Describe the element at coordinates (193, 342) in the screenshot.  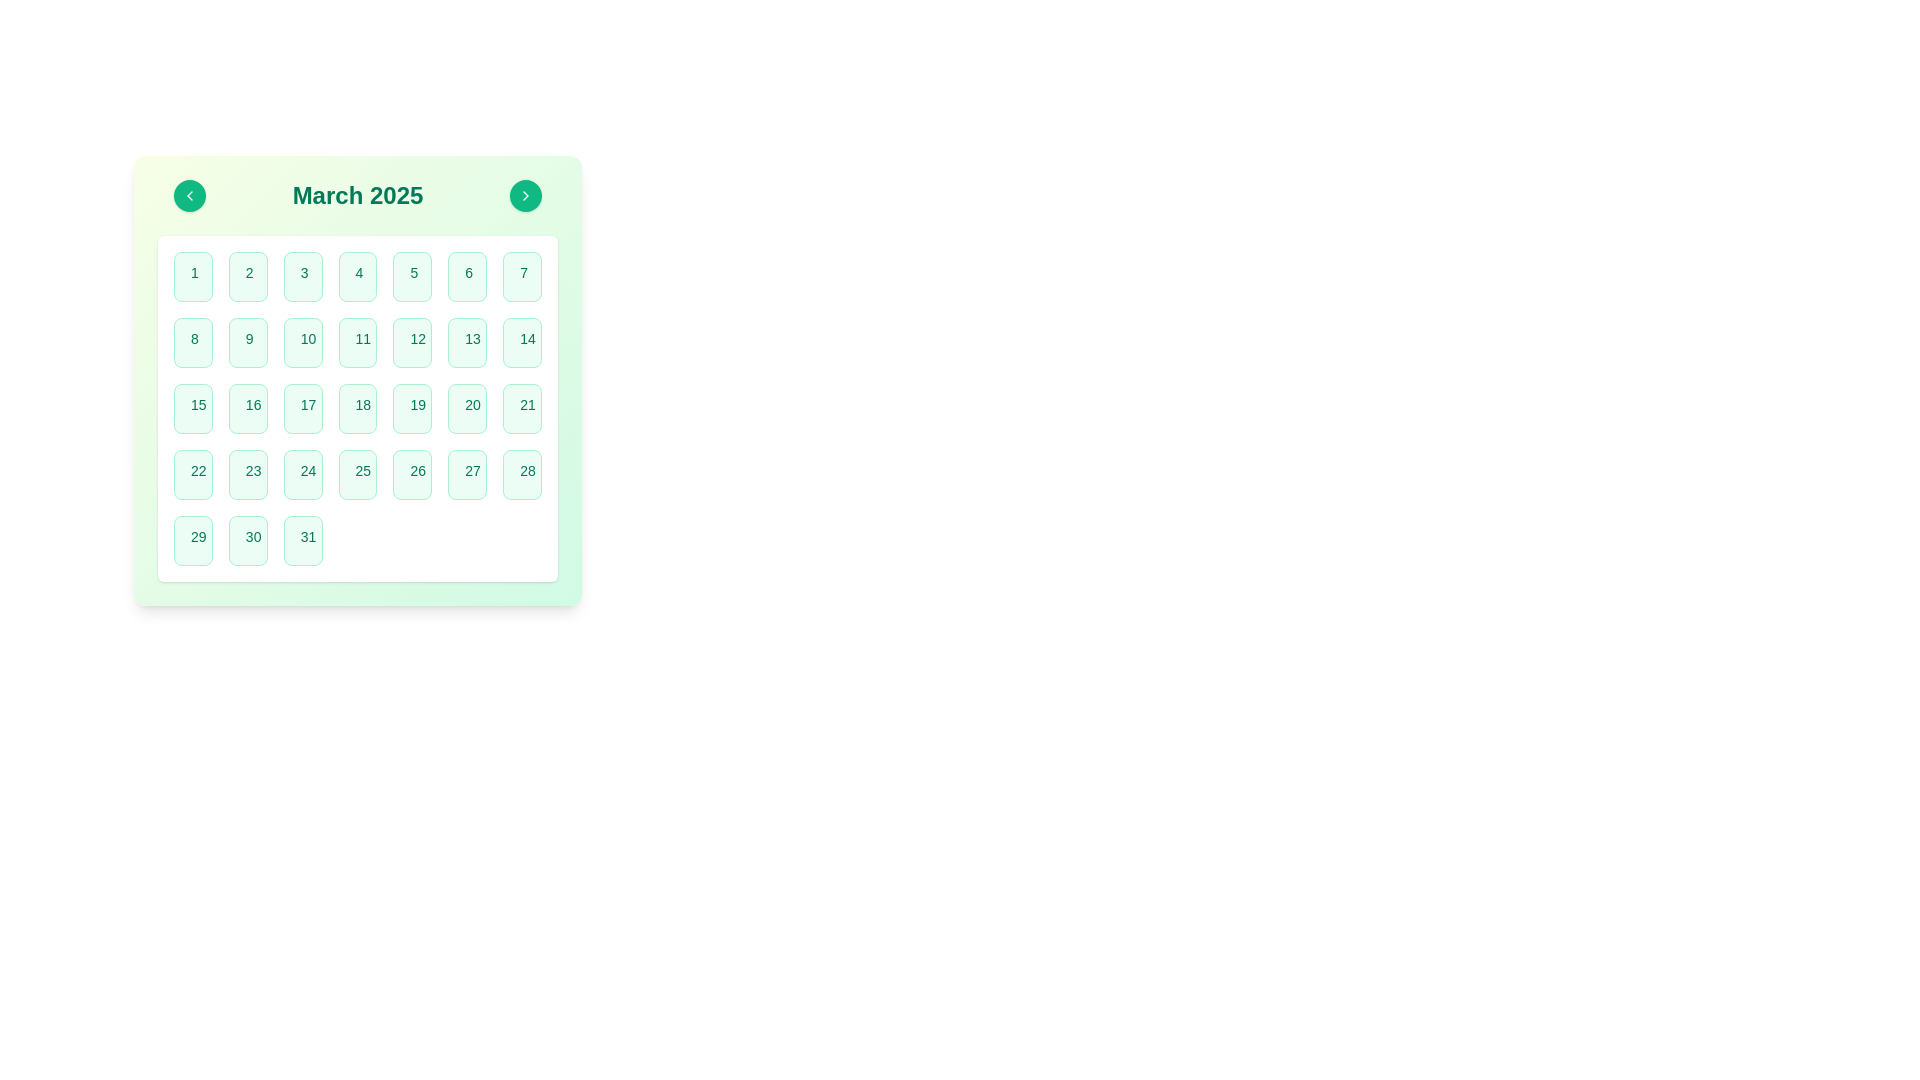
I see `the calendar day box displaying the number '8', located in the second row and first column of the calendar grid for March` at that location.